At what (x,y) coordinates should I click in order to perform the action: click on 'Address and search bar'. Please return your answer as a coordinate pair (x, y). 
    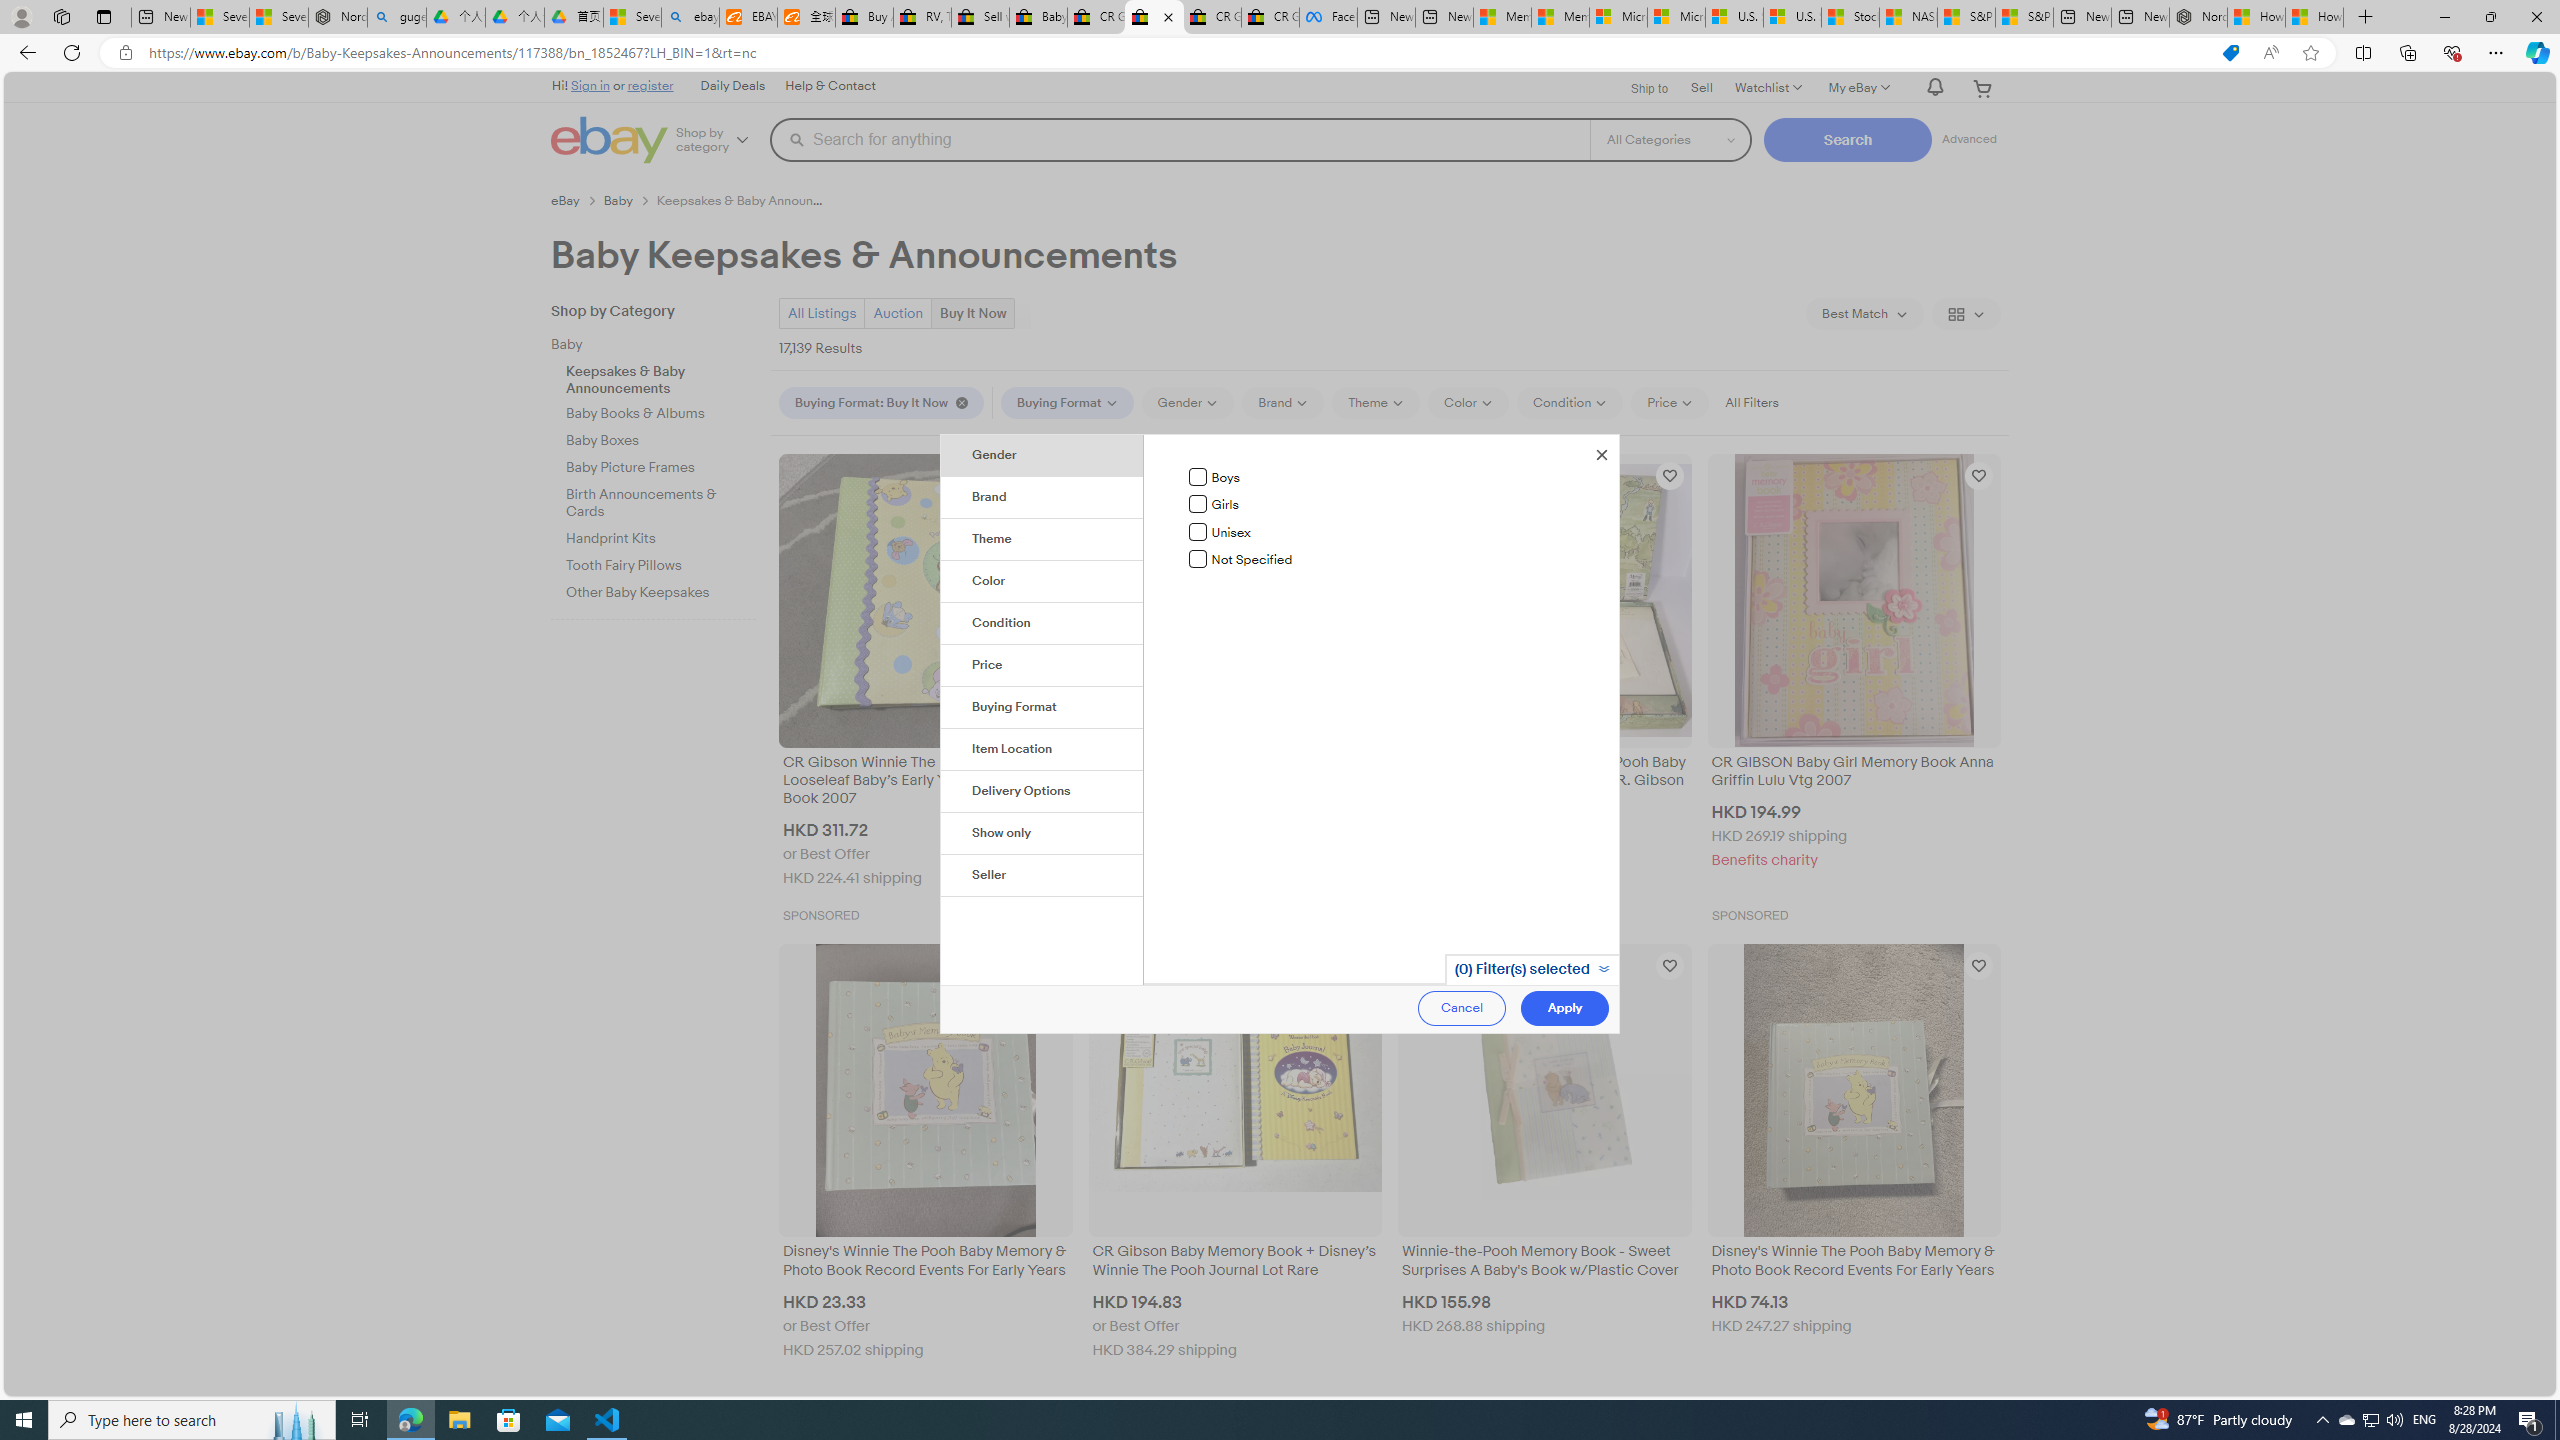
    Looking at the image, I should click on (1177, 53).